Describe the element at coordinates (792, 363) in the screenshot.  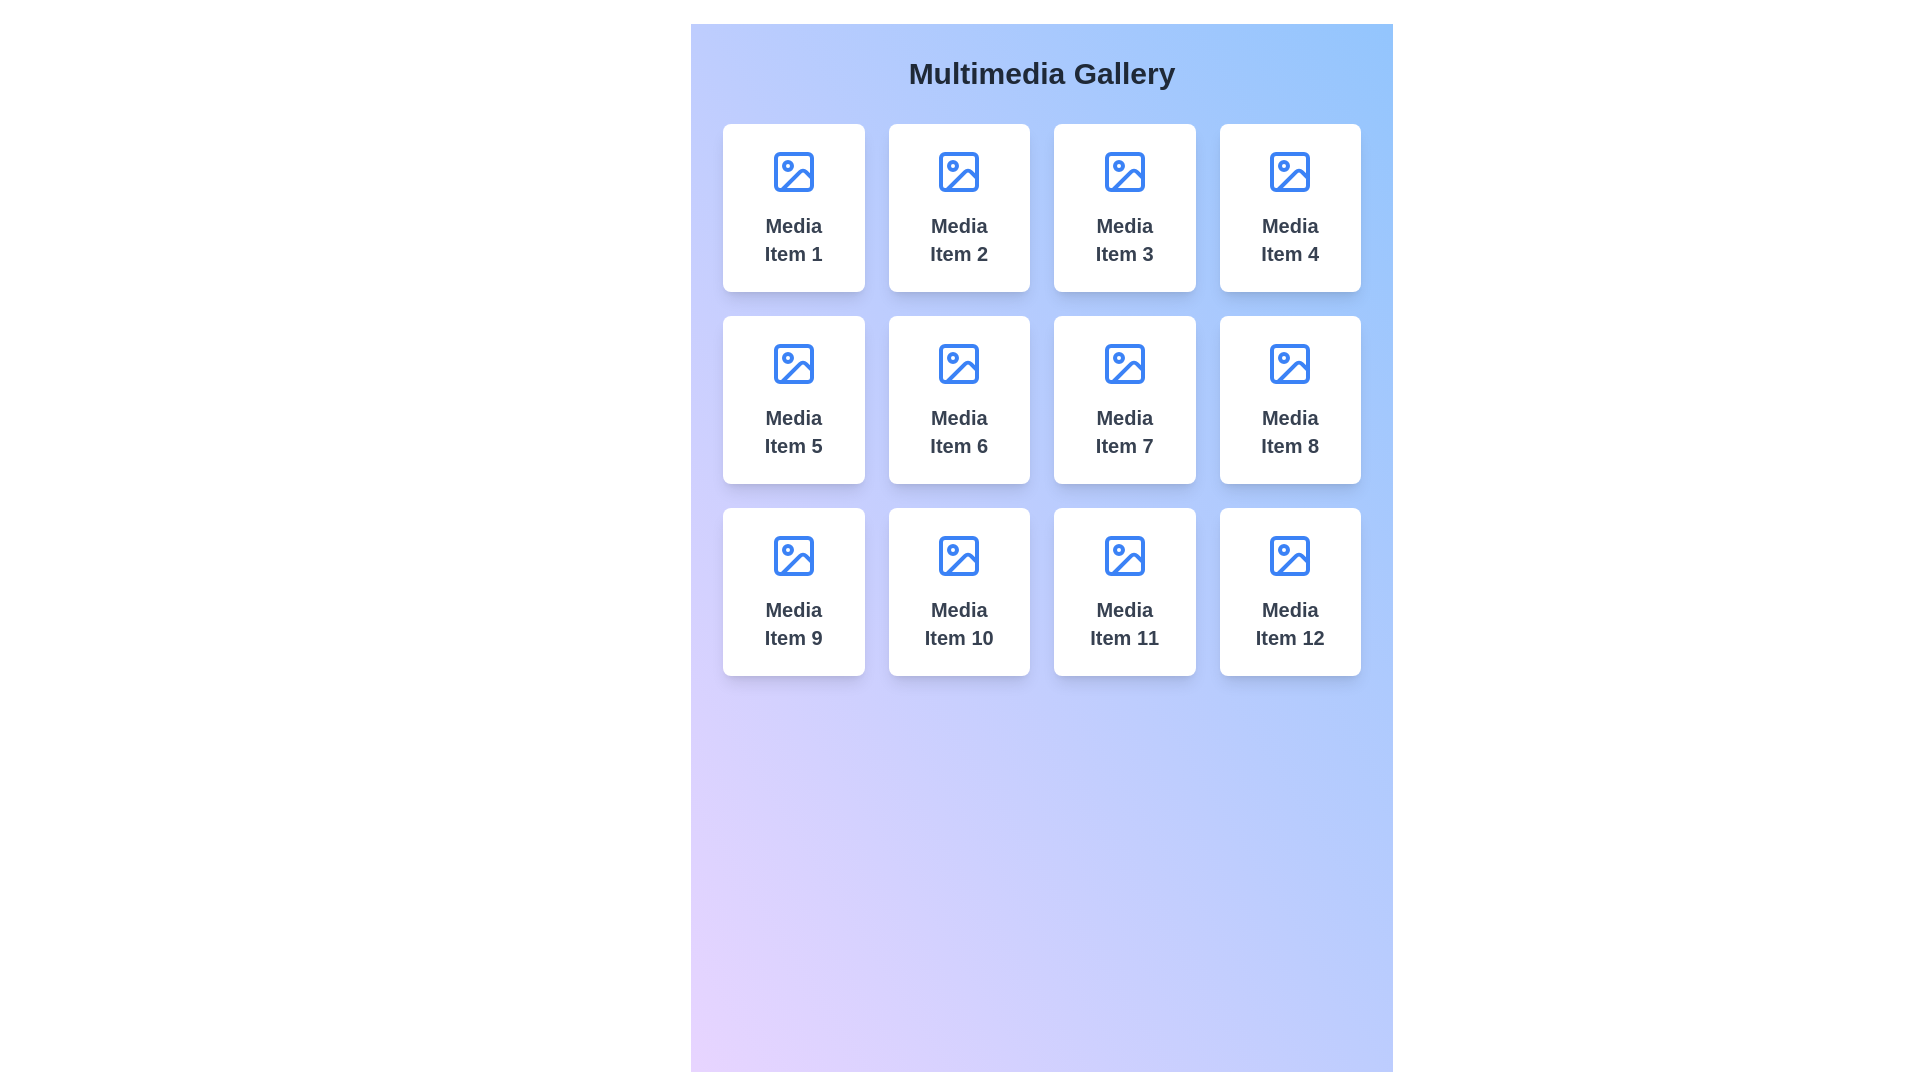
I see `the outlined photograph icon with a circular shape and curved line, located above the 'Media Item 5' label in the fifth box of the multimedia grid` at that location.